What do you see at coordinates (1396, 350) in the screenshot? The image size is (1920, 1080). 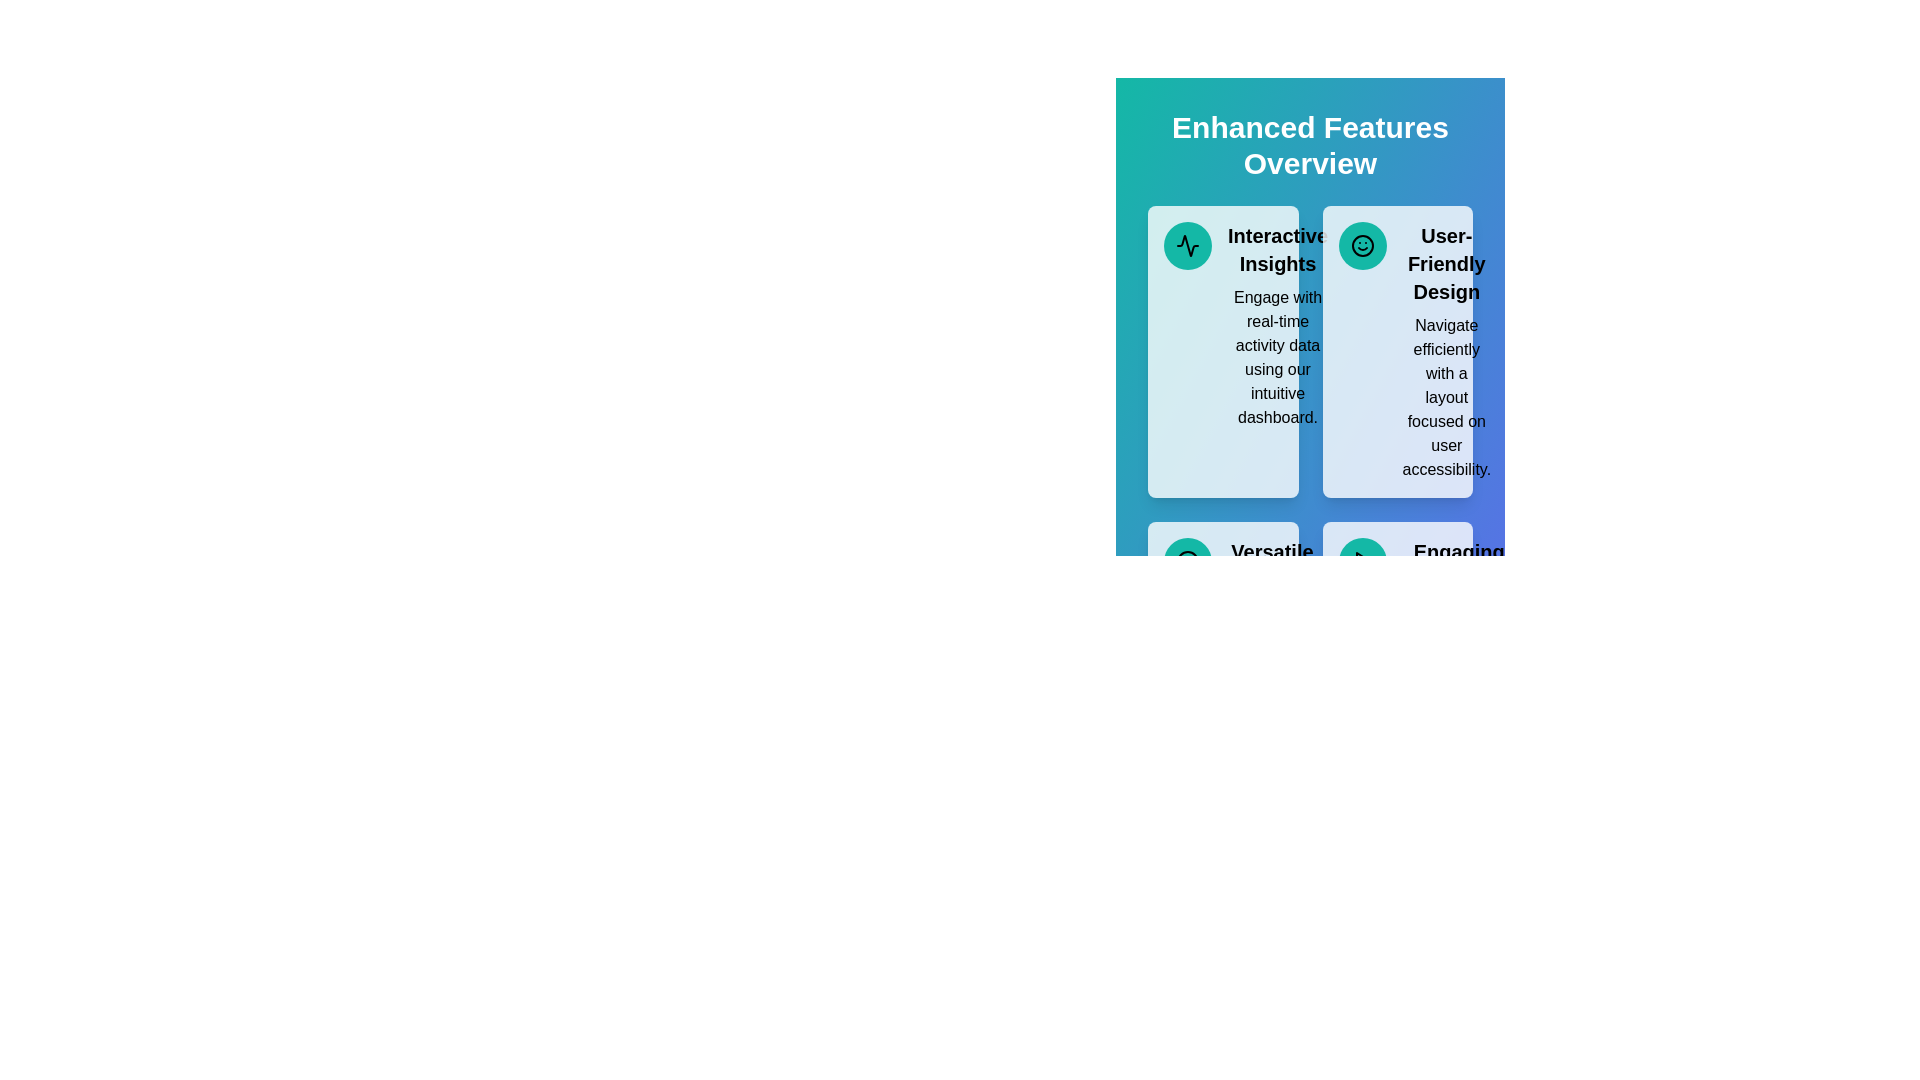 I see `the Informational Card that presents information about 'User-Friendly Design', located in the right column of the two-column grid, second row, adjacent to 'Interactive Insights' and above 'Engaging Interactions'` at bounding box center [1396, 350].